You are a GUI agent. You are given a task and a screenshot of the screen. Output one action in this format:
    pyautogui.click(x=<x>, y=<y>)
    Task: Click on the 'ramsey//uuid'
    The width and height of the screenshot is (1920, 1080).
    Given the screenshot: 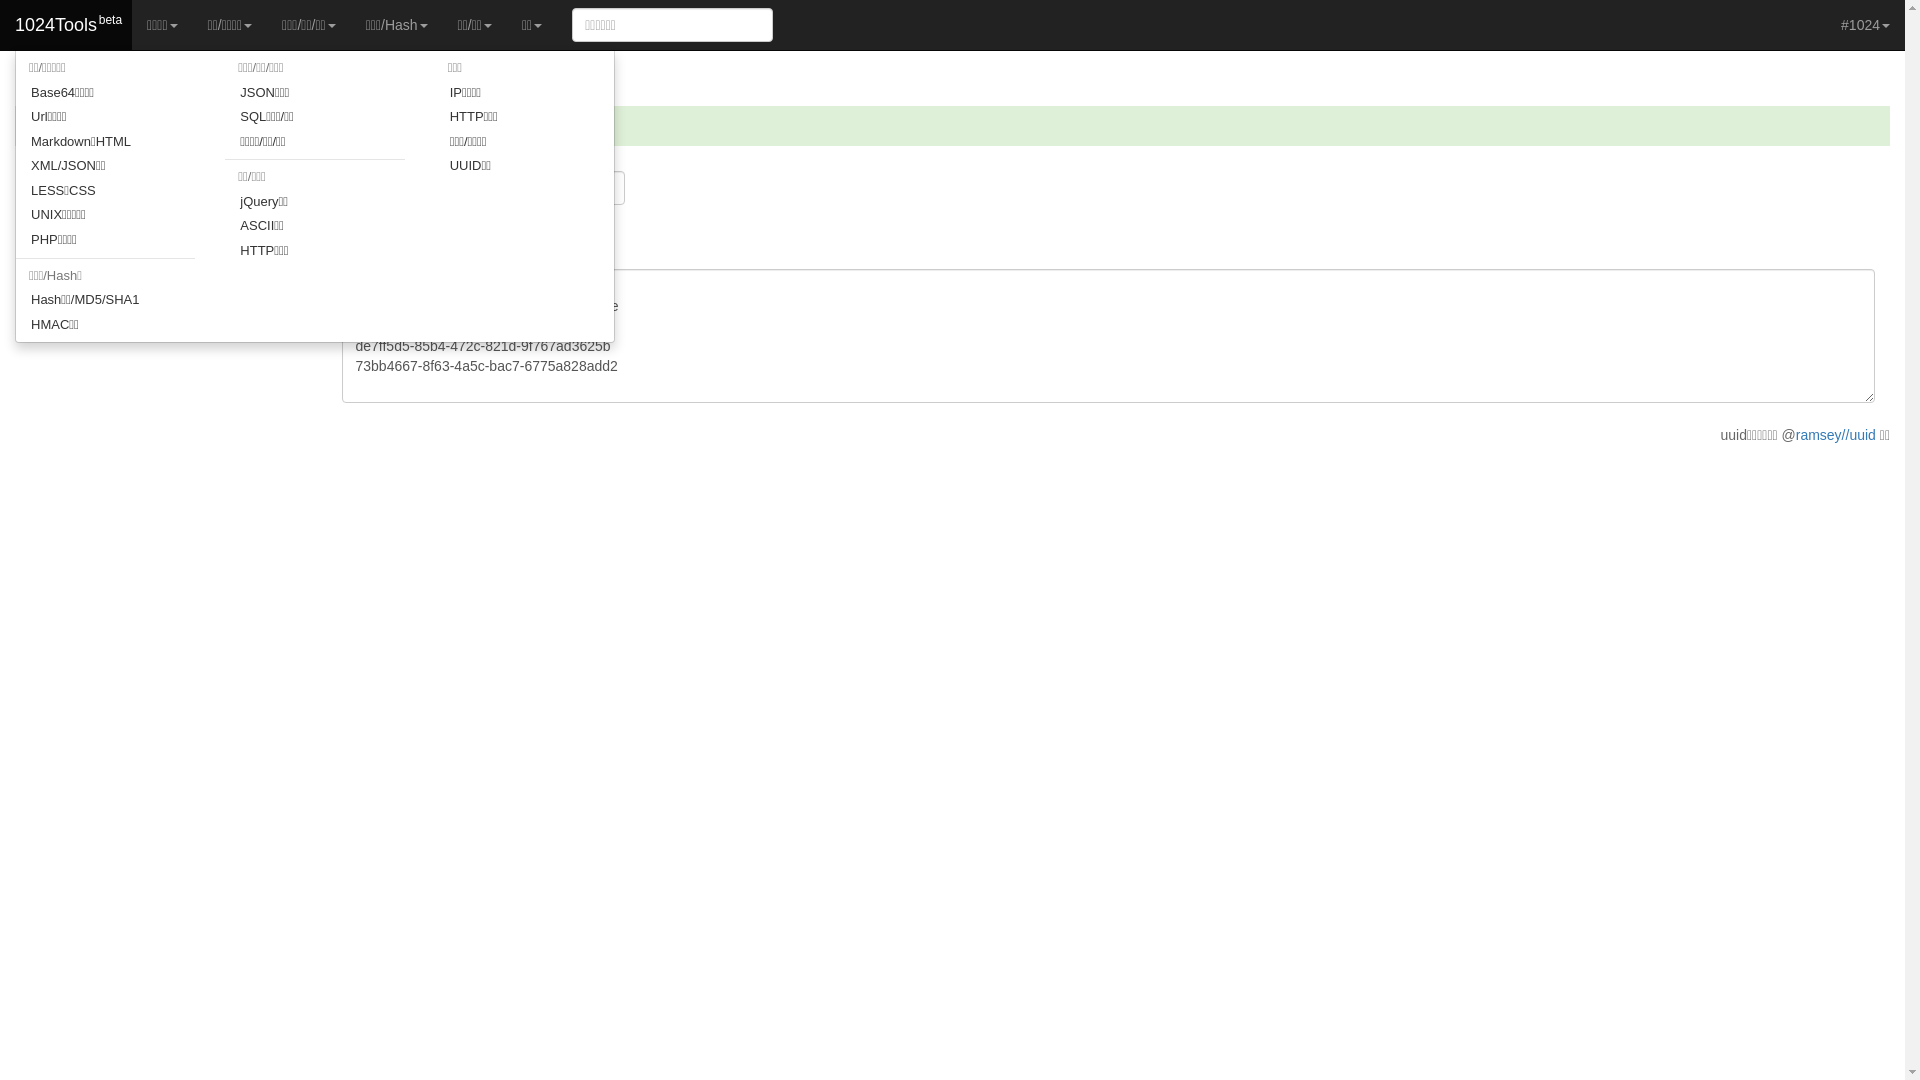 What is the action you would take?
    pyautogui.click(x=1836, y=434)
    